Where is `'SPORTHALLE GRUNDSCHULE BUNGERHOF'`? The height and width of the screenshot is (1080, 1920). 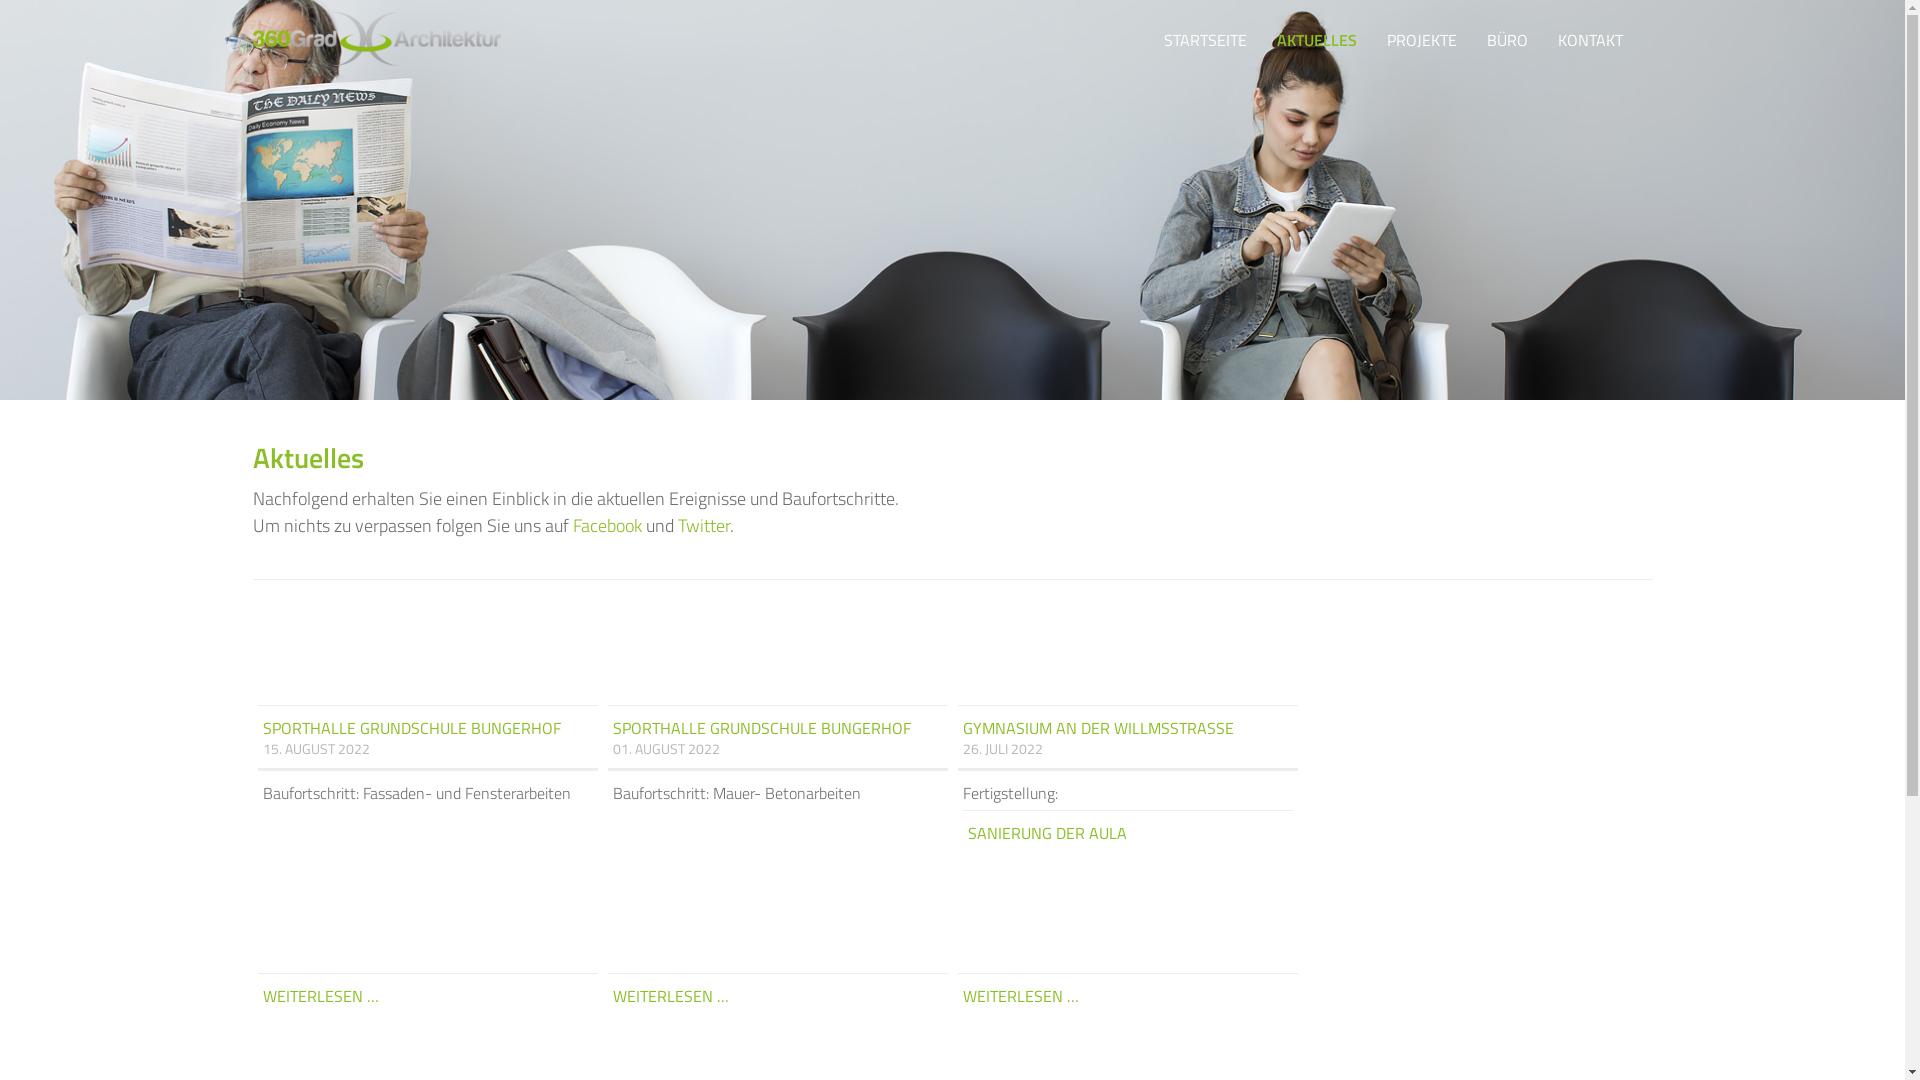
'SPORTHALLE GRUNDSCHULE BUNGERHOF' is located at coordinates (426, 722).